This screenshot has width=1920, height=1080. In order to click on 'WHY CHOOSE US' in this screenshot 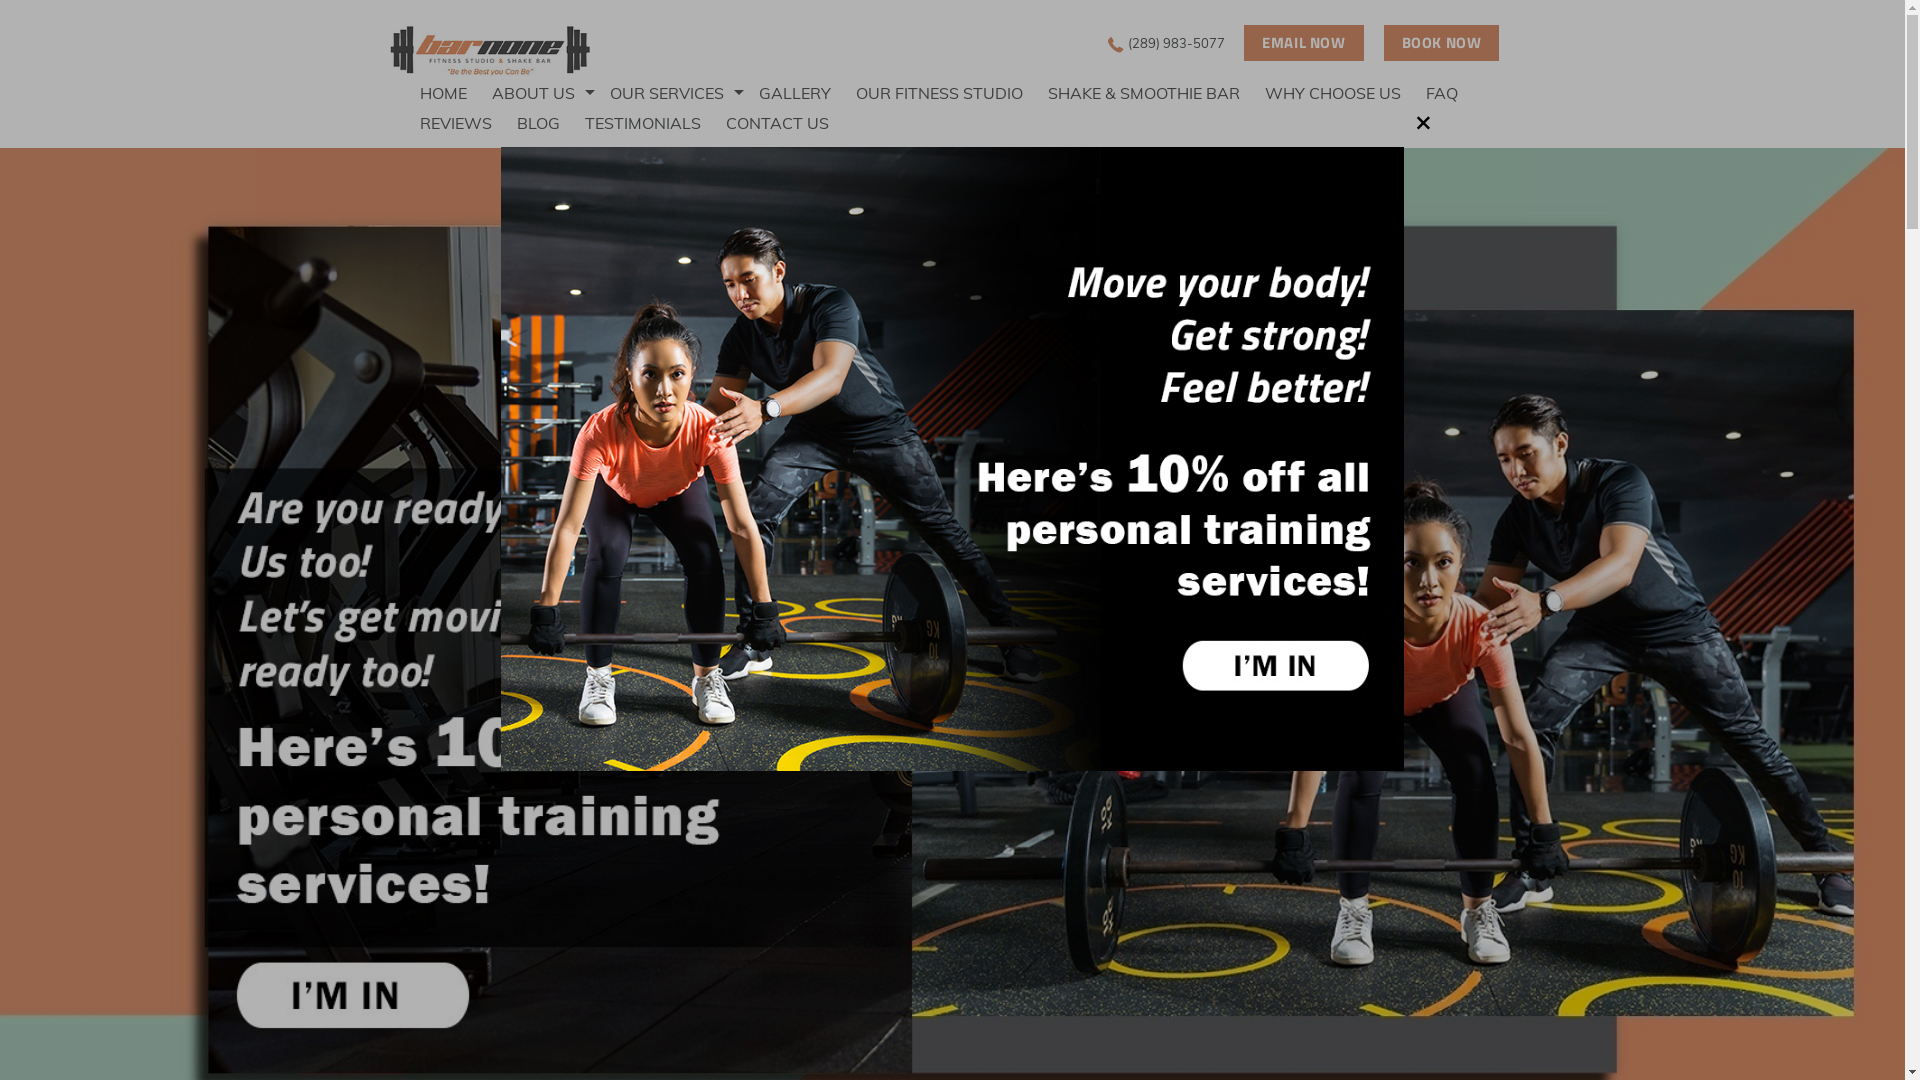, I will do `click(1345, 92)`.